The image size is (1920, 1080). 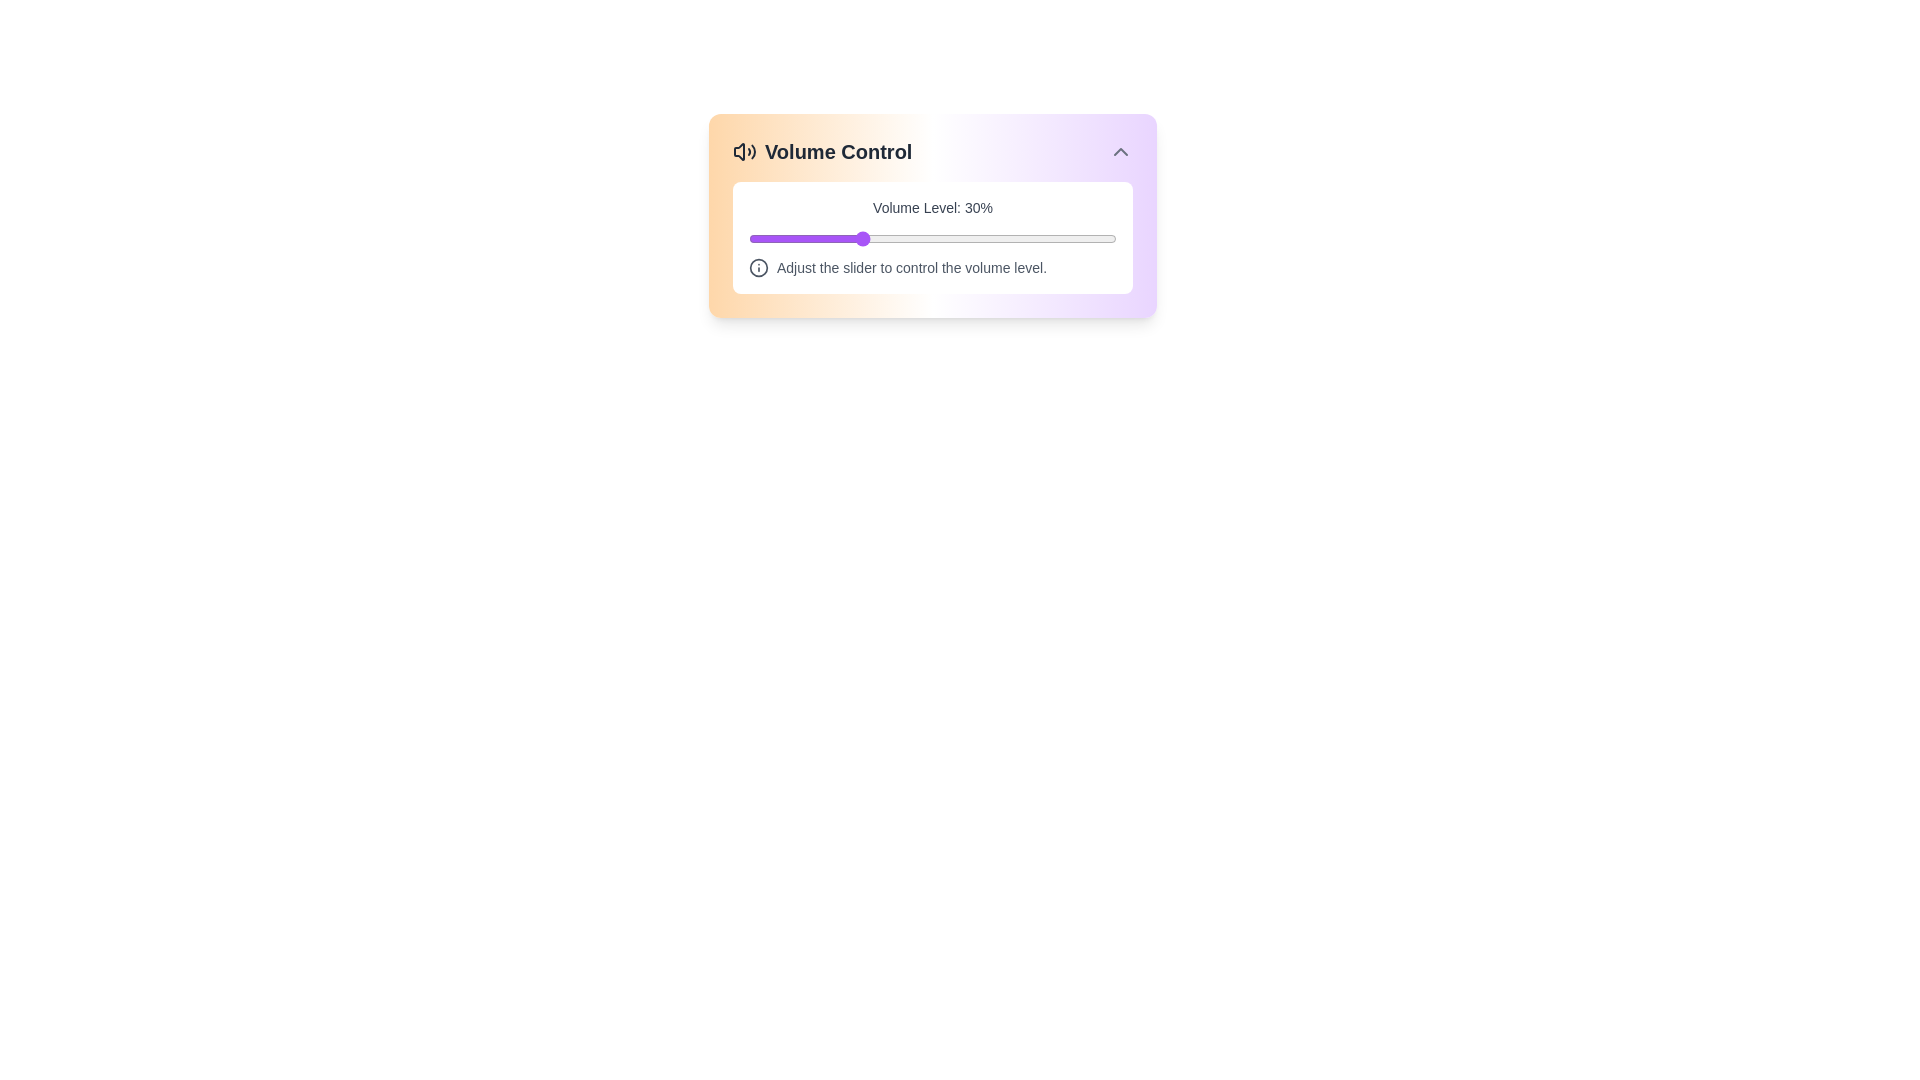 I want to click on the volume slider to set the volume to 39%, so click(x=891, y=238).